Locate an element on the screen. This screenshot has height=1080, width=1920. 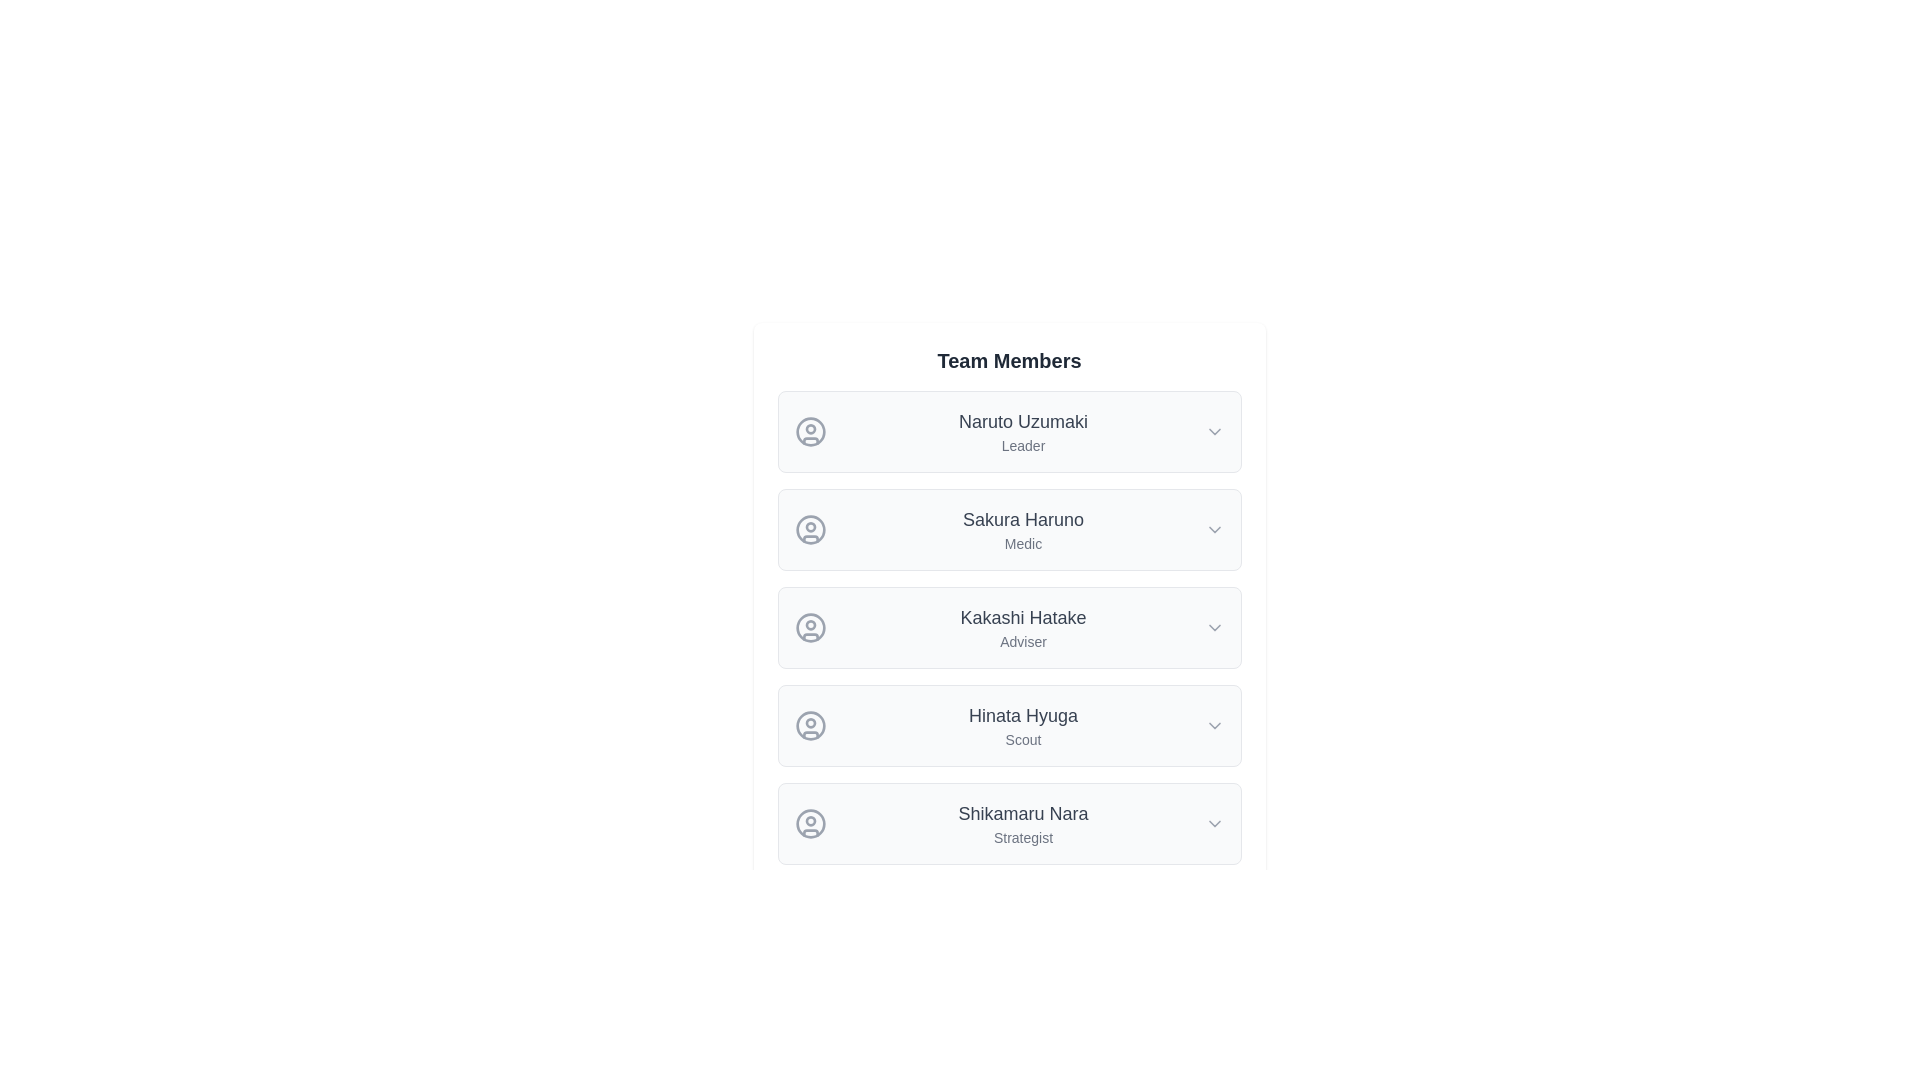
the Text Block displaying 'Naruto Uzumaki' as the first item in the list of 'Team Members', which includes the role 'Leader' underneath is located at coordinates (1023, 431).